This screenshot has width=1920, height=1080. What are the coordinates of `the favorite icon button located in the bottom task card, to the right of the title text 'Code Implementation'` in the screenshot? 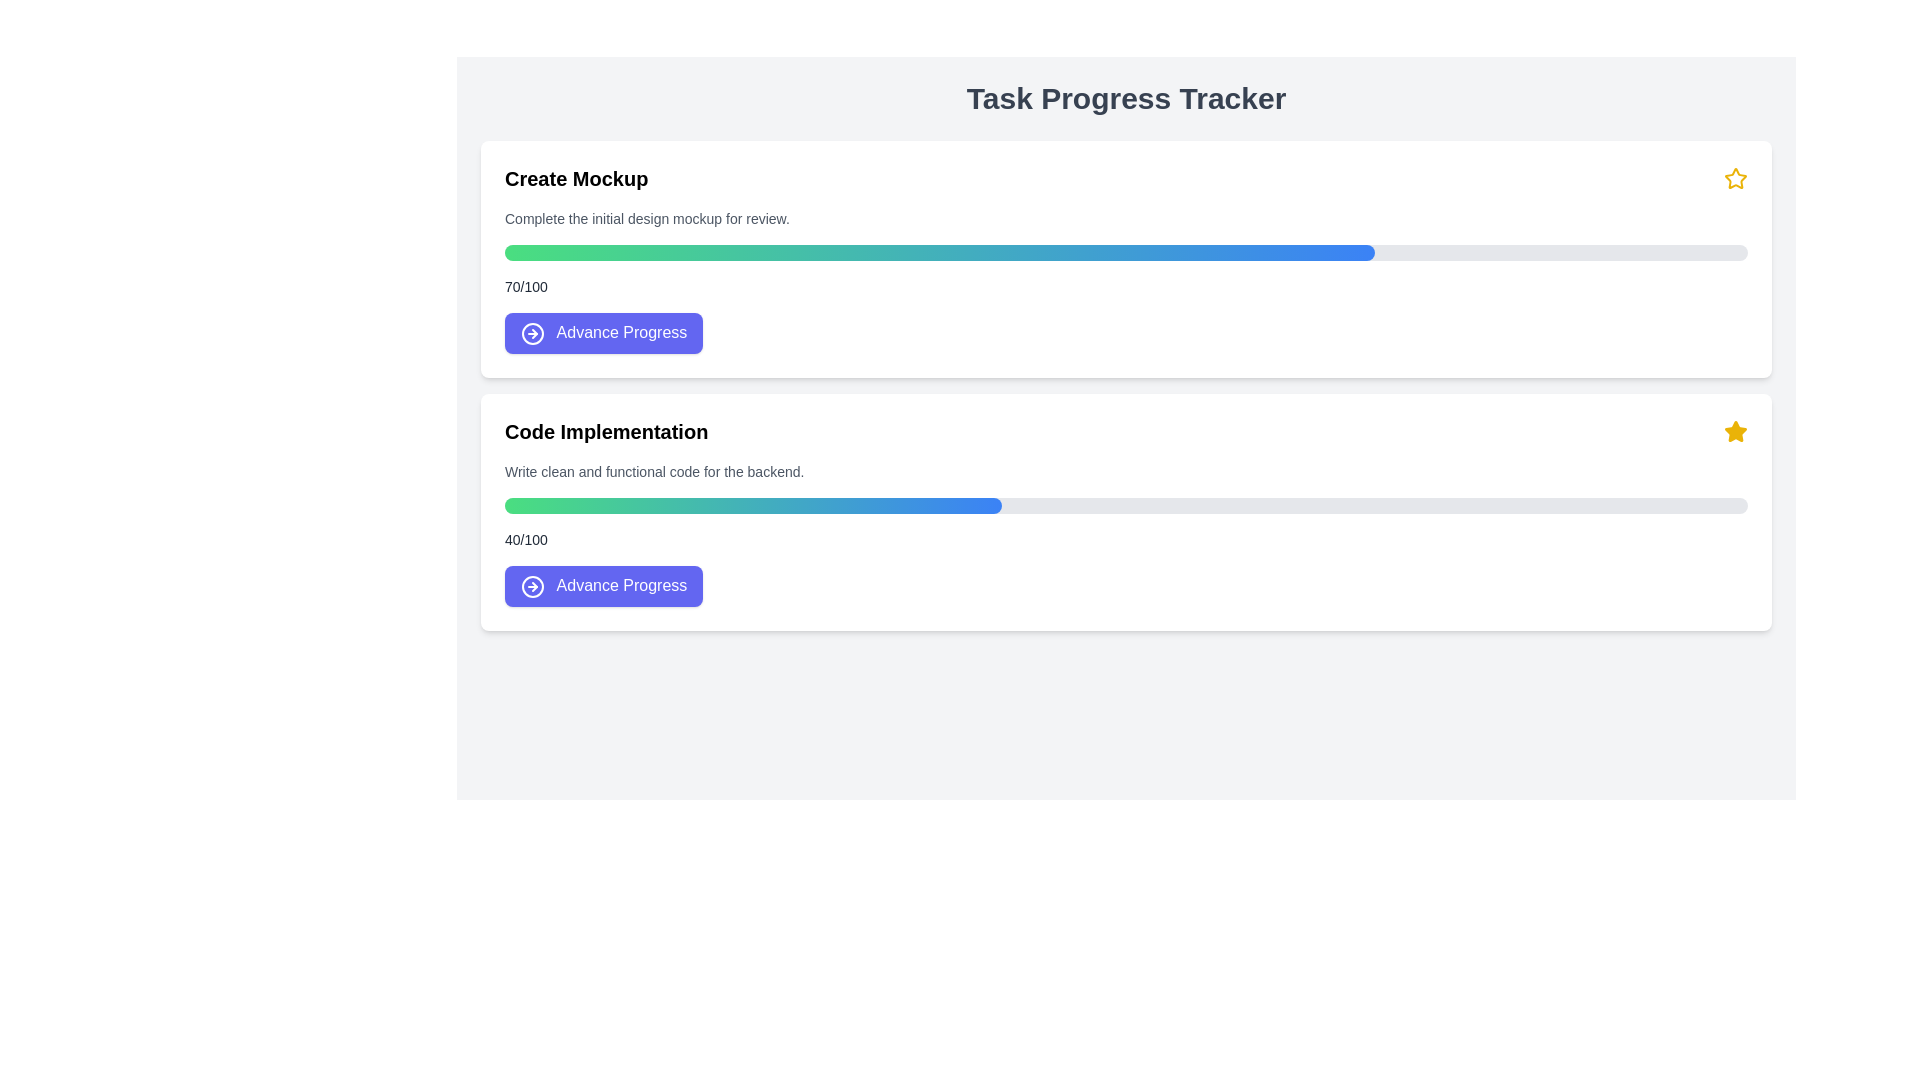 It's located at (1735, 430).